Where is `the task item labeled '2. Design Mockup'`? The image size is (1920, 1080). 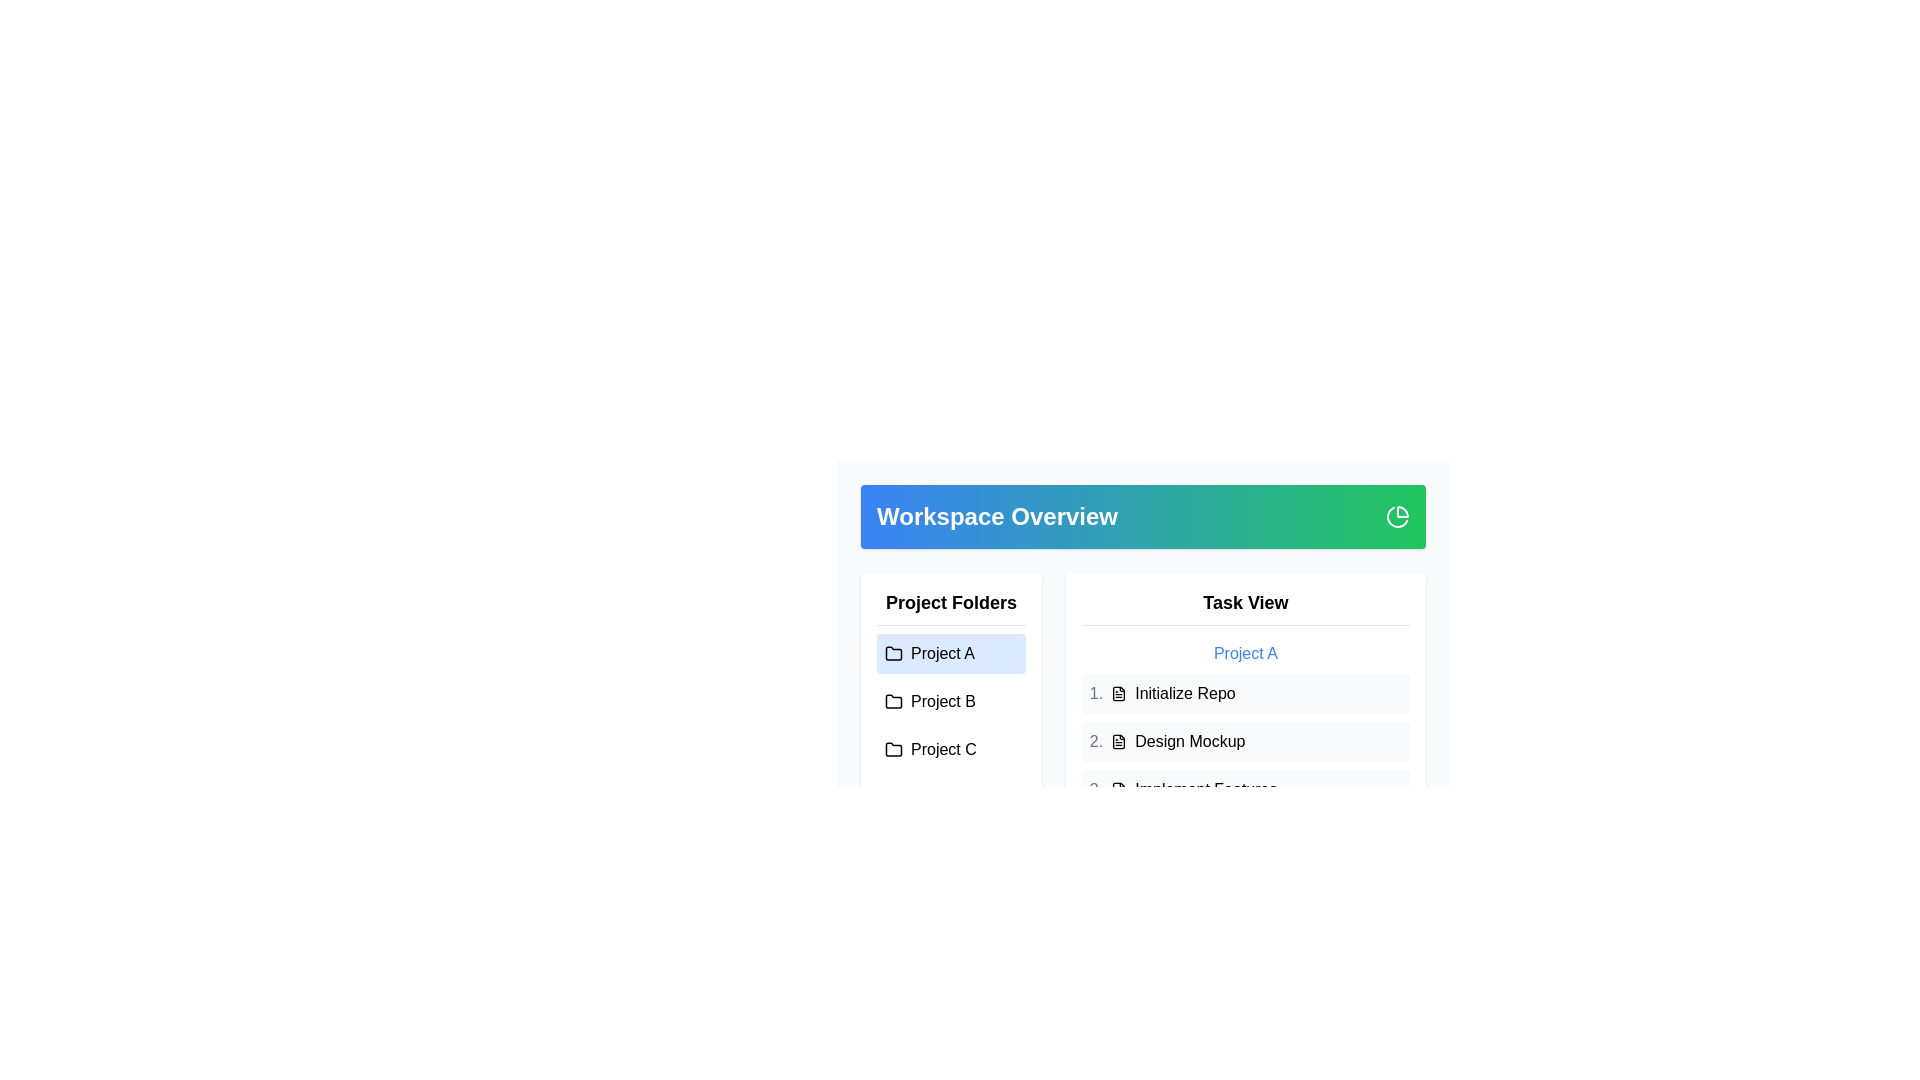
the task item labeled '2. Design Mockup' is located at coordinates (1244, 741).